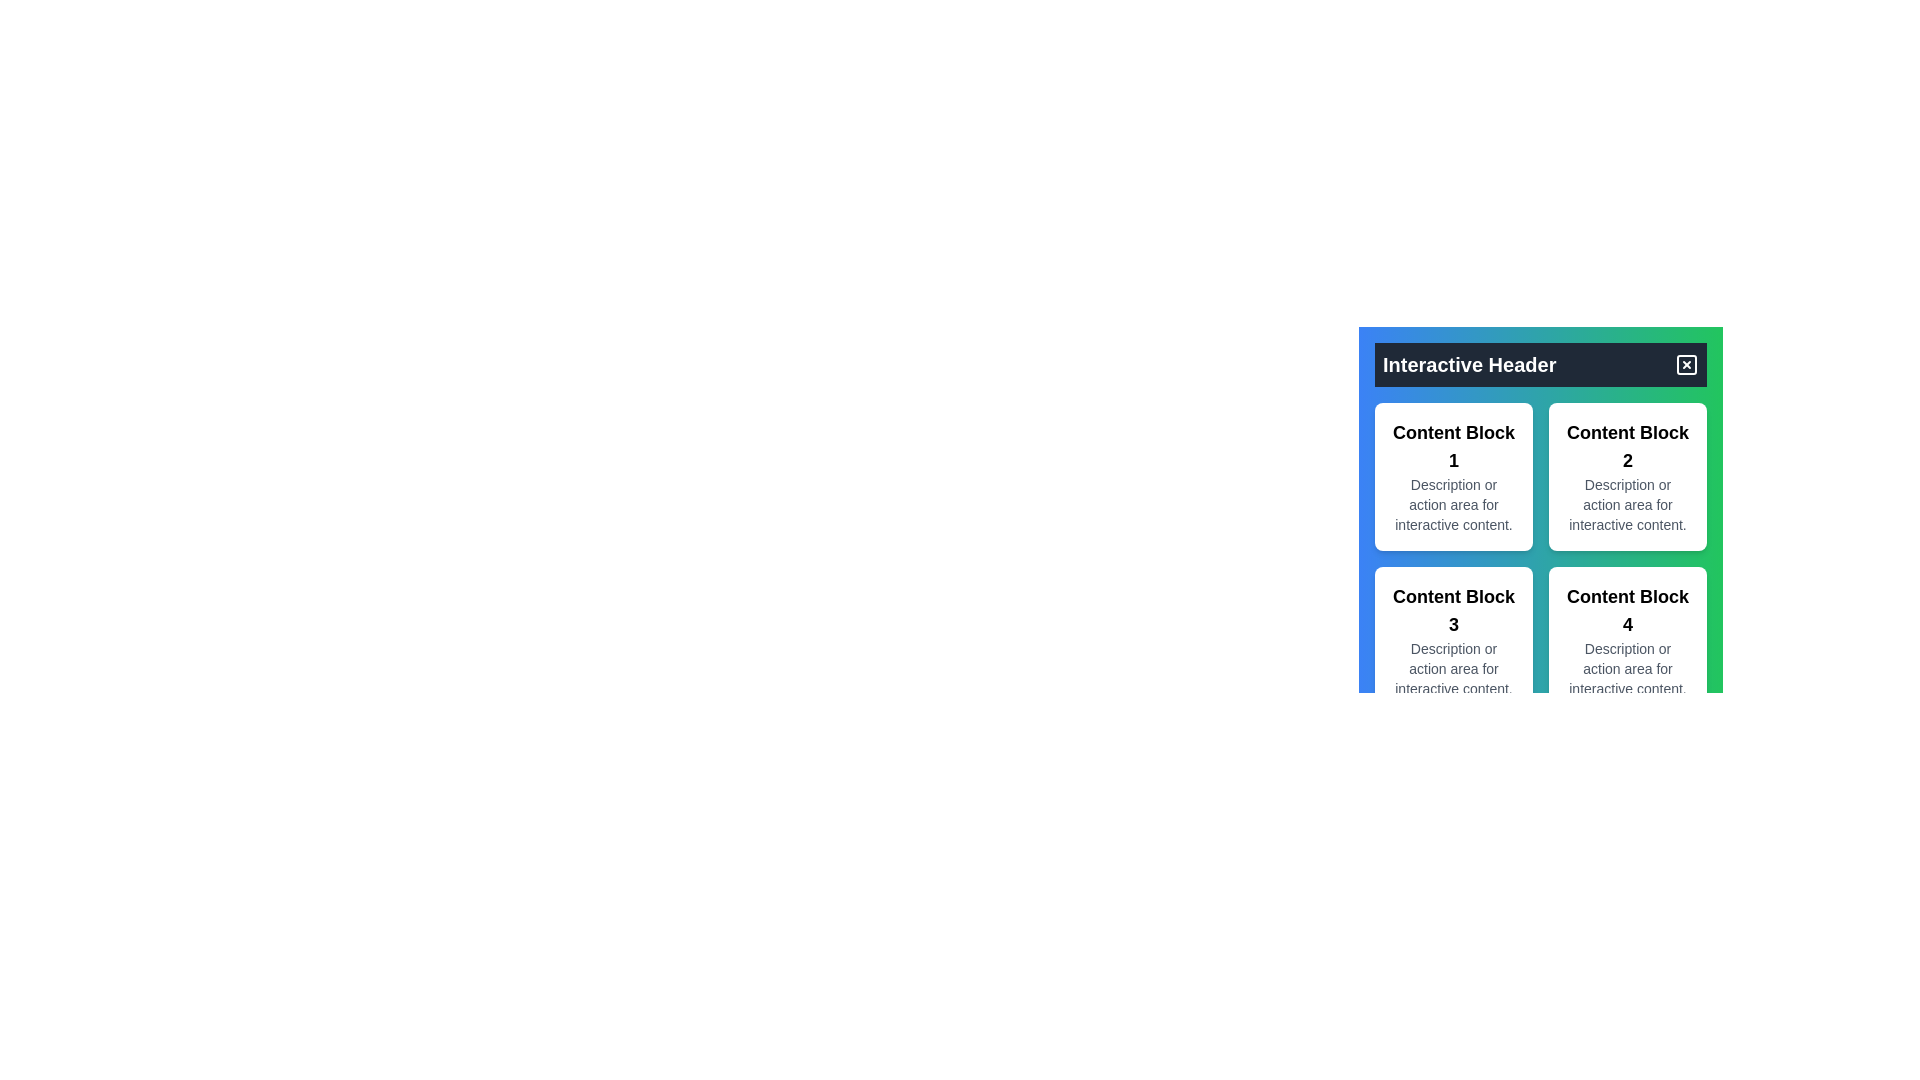 This screenshot has width=1920, height=1080. What do you see at coordinates (1454, 504) in the screenshot?
I see `descriptive text block located under the heading 'Content Block 1' within the white card` at bounding box center [1454, 504].